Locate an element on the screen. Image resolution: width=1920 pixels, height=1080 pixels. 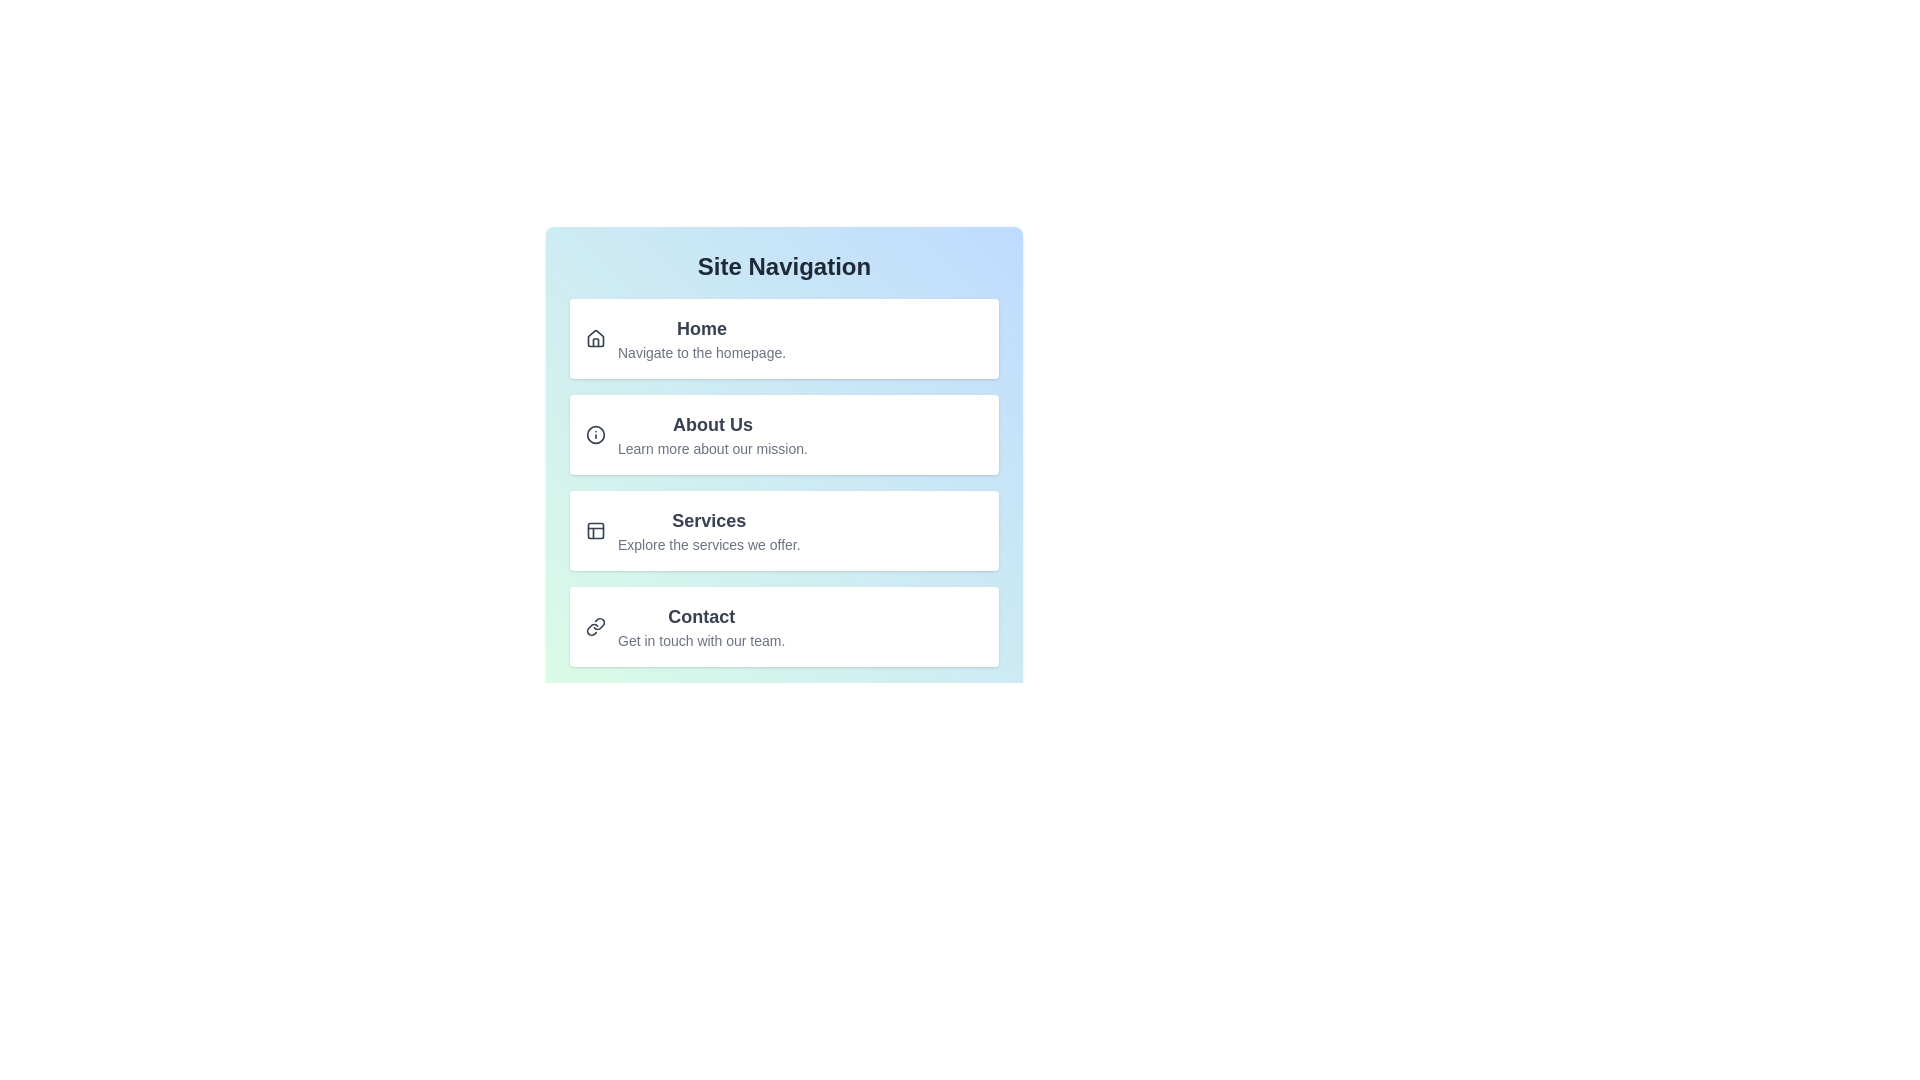
the 'About Us' navigation item, which features a bold heading and lighter subtext is located at coordinates (712, 434).